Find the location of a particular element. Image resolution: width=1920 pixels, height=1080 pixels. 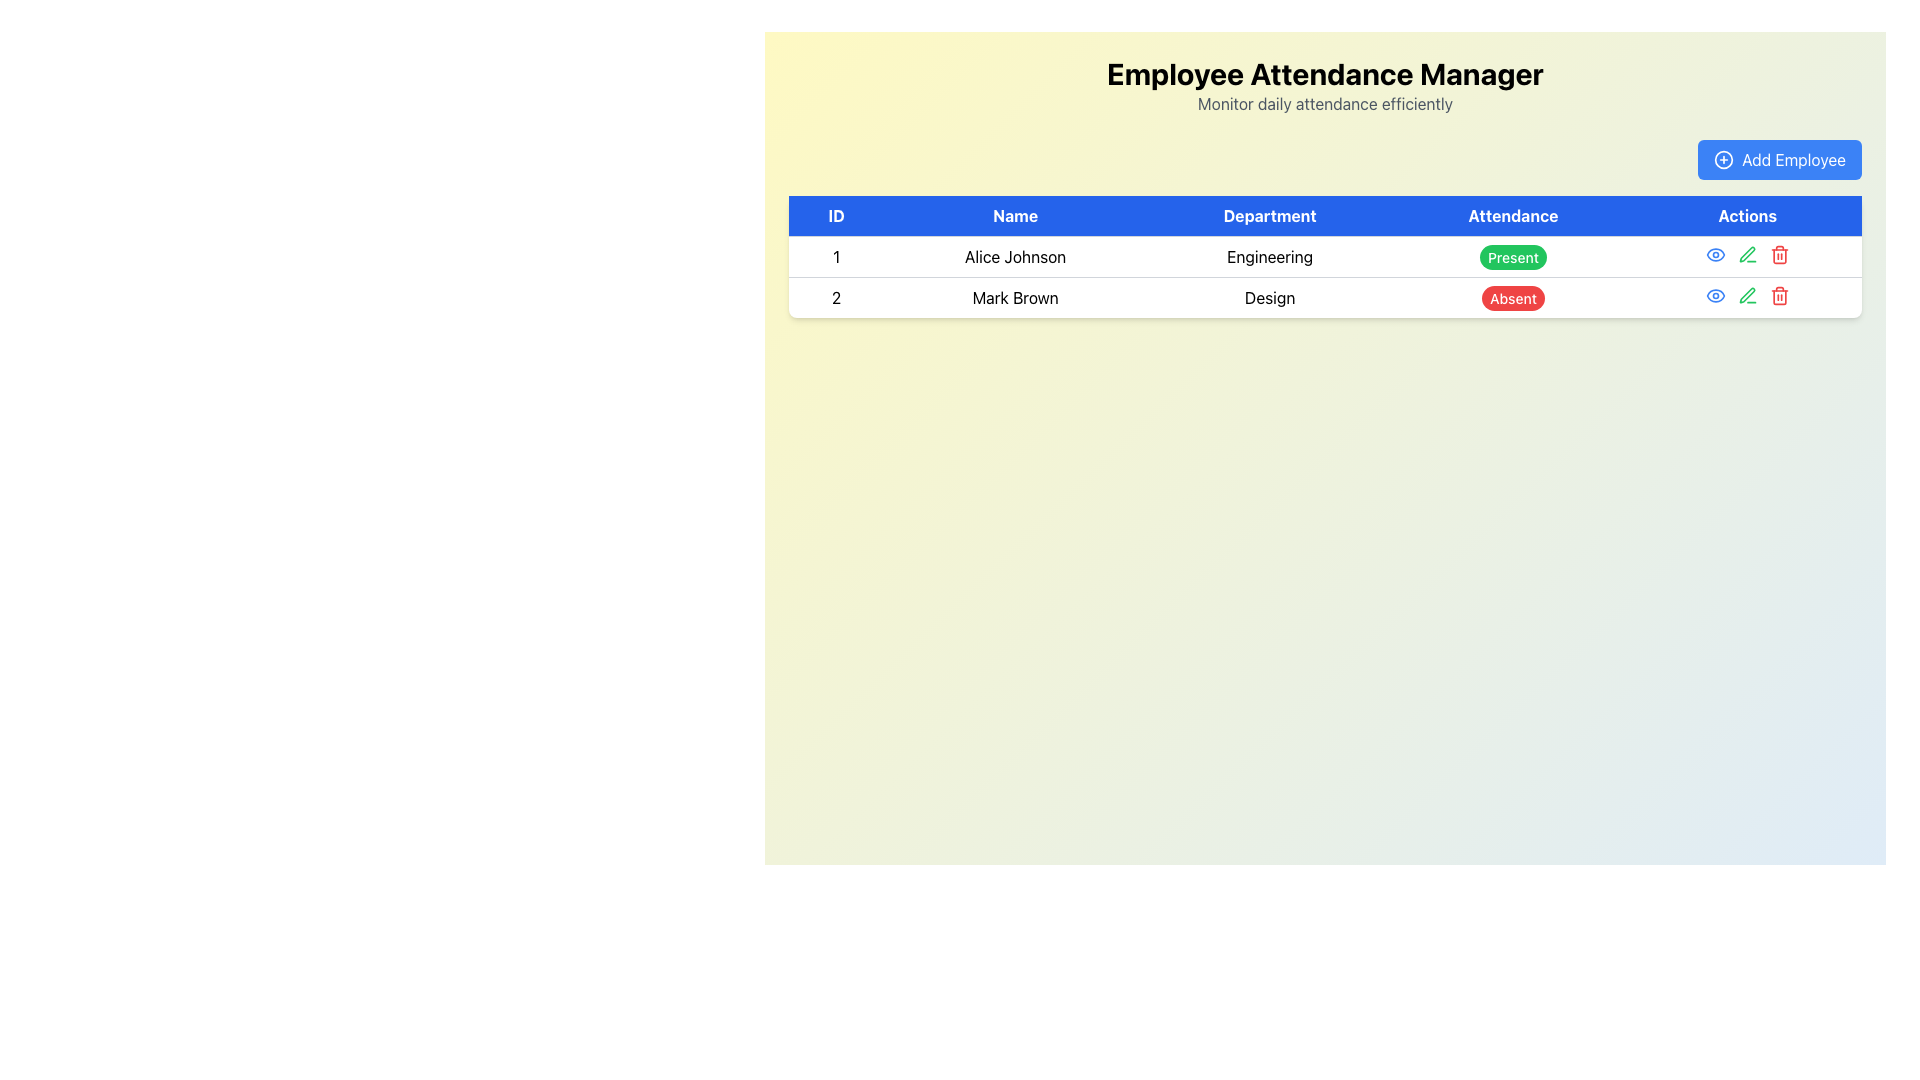

the text label displaying 'Design' located in the 'Department' column of the table row for 'Mark Brown' is located at coordinates (1269, 297).